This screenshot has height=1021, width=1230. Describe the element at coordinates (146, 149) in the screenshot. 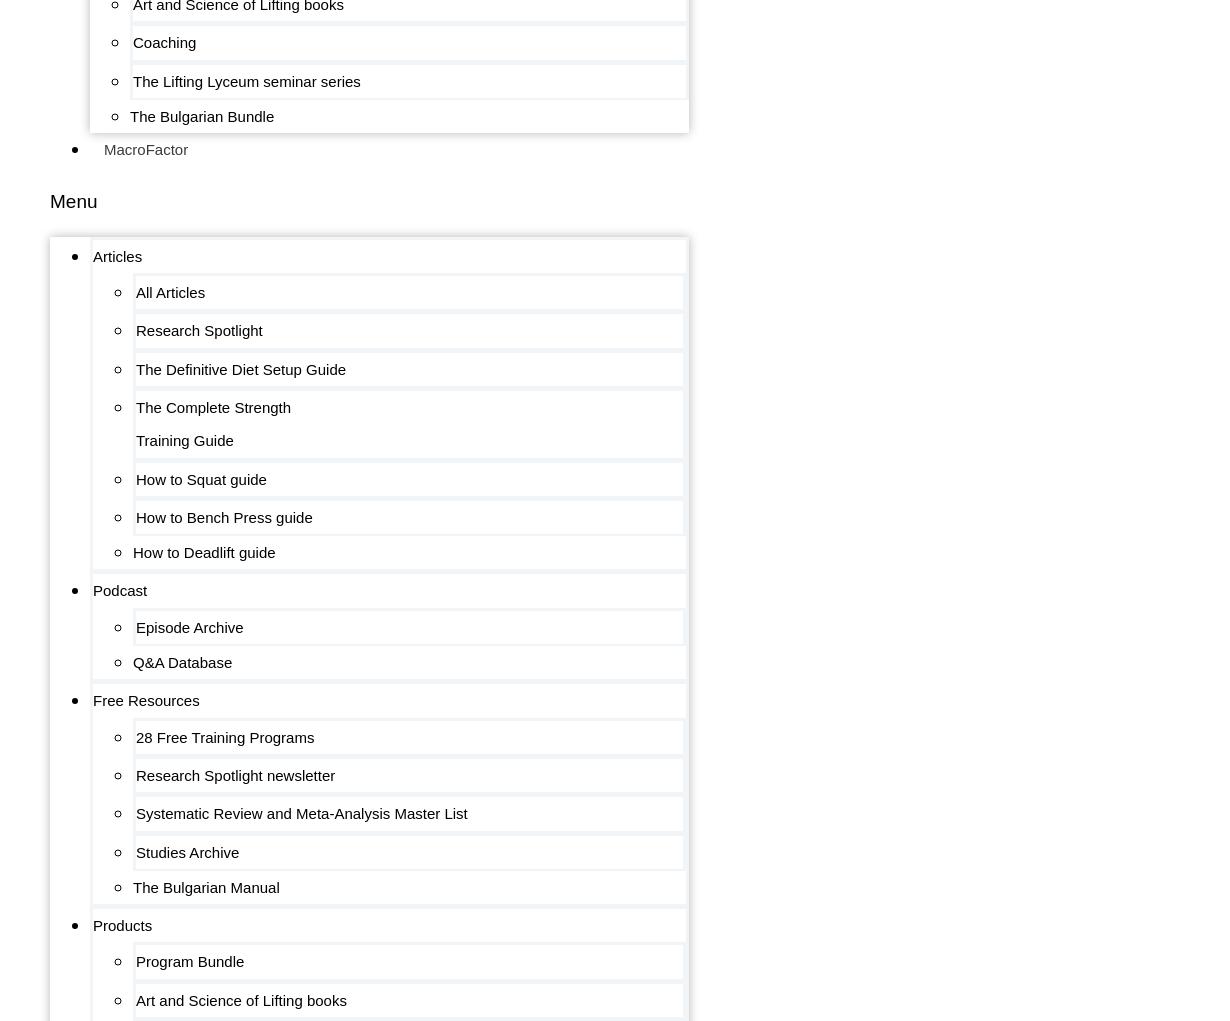

I see `'MacroFactor'` at that location.